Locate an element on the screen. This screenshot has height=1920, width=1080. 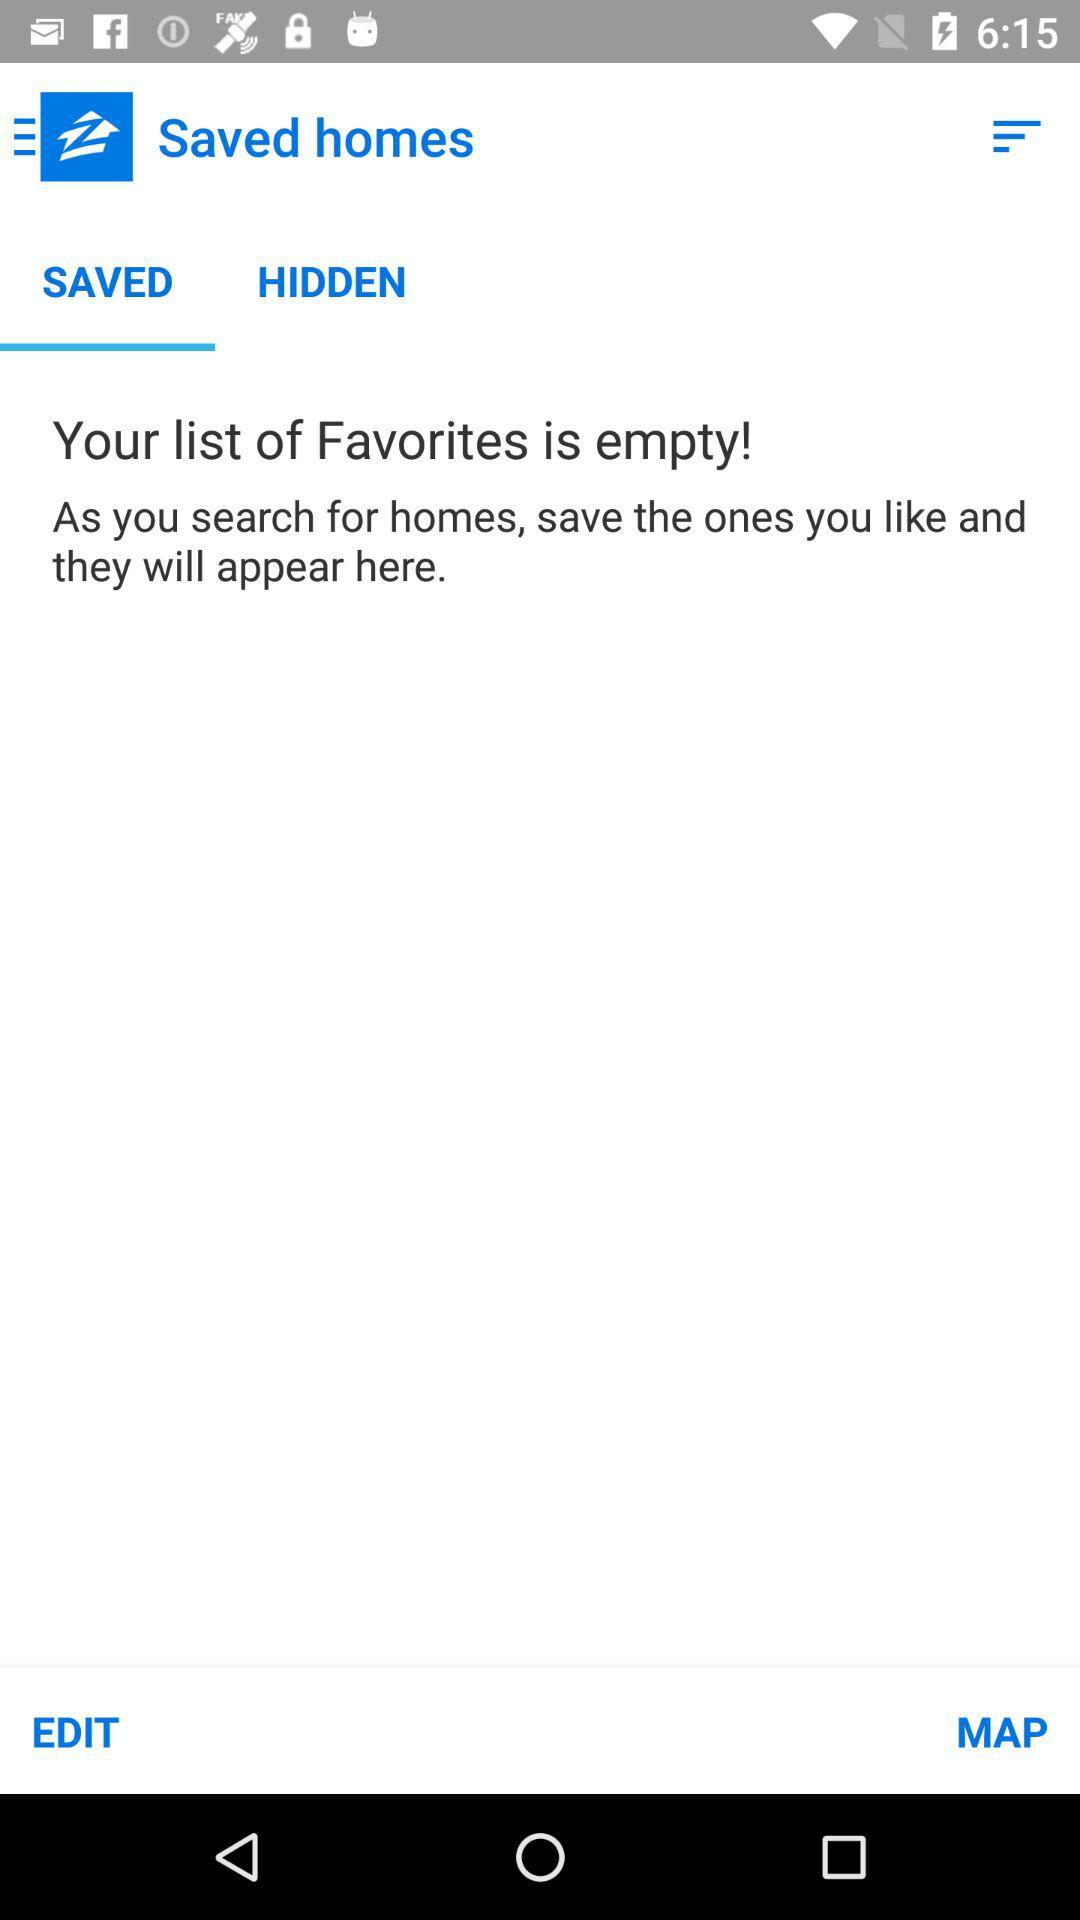
icon at the bottom right corner is located at coordinates (810, 1730).